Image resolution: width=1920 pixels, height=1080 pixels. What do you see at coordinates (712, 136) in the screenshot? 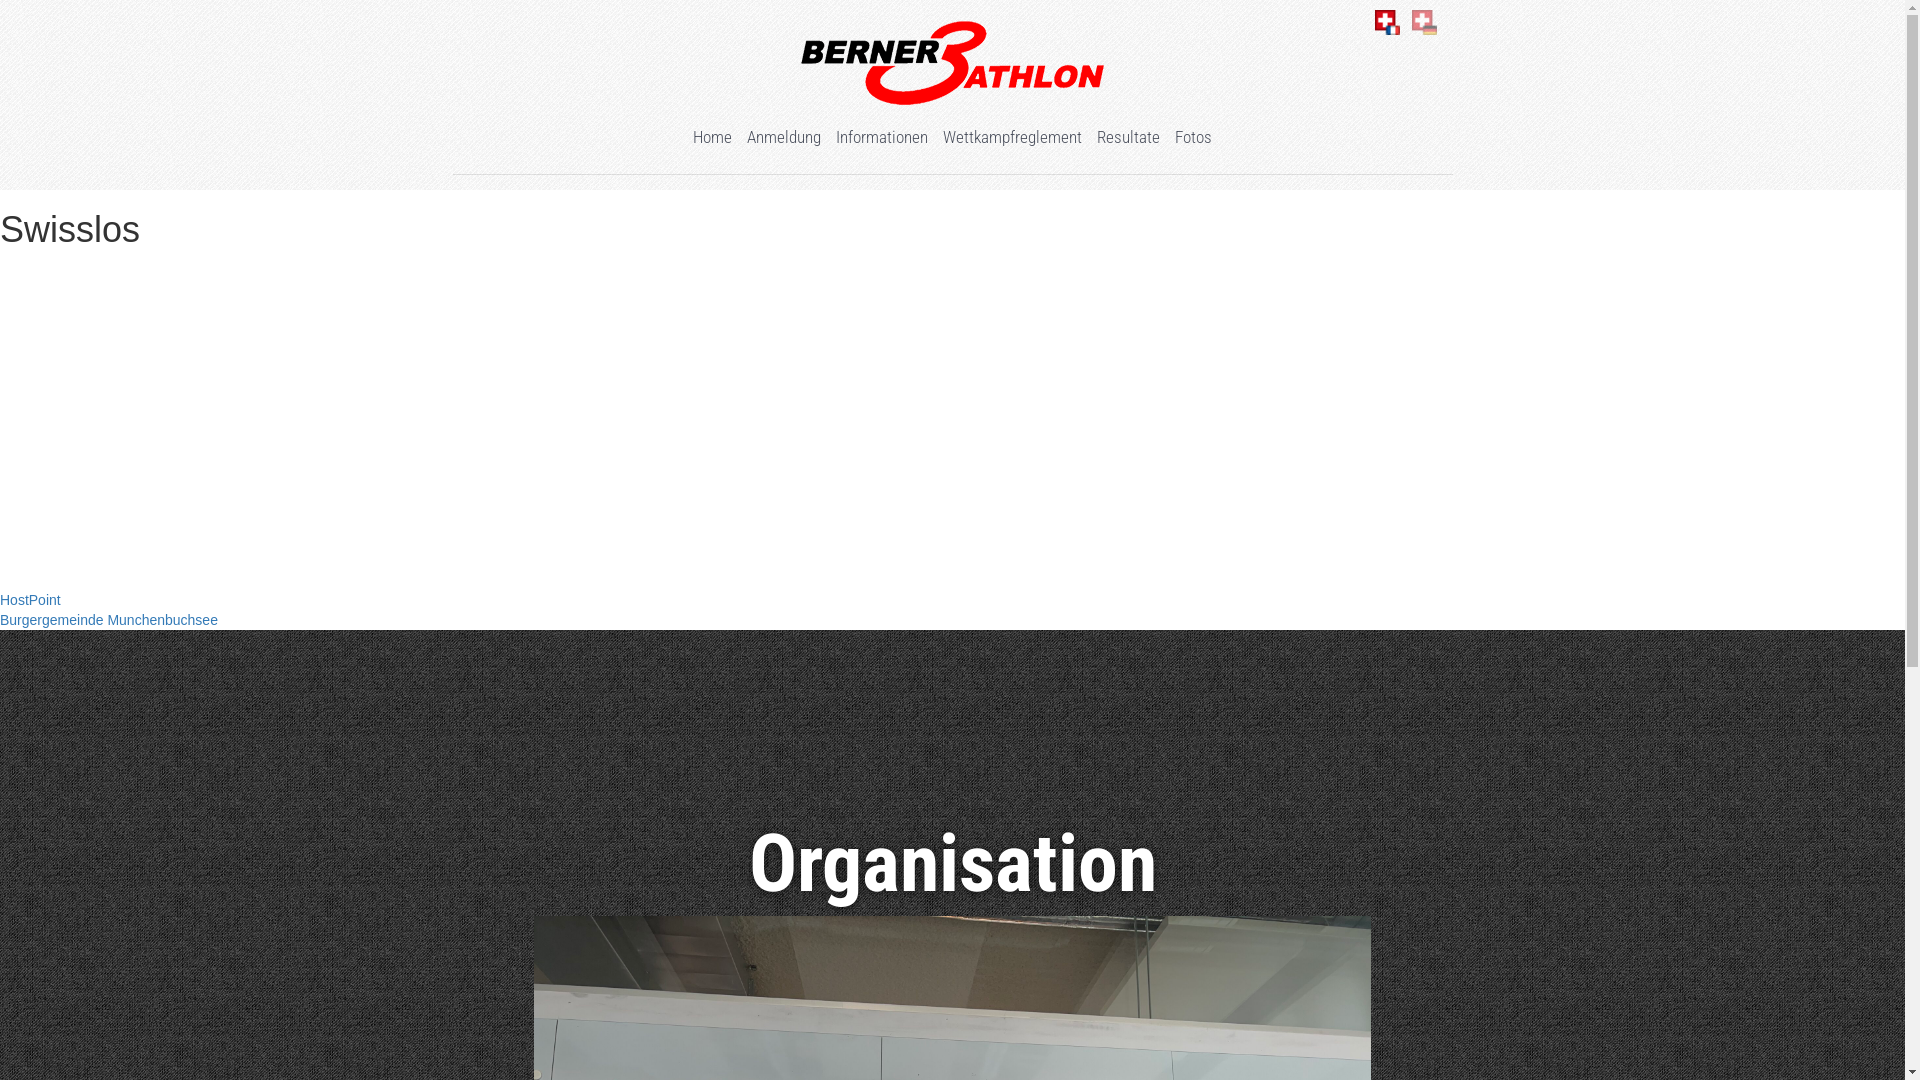
I see `'Home'` at bounding box center [712, 136].